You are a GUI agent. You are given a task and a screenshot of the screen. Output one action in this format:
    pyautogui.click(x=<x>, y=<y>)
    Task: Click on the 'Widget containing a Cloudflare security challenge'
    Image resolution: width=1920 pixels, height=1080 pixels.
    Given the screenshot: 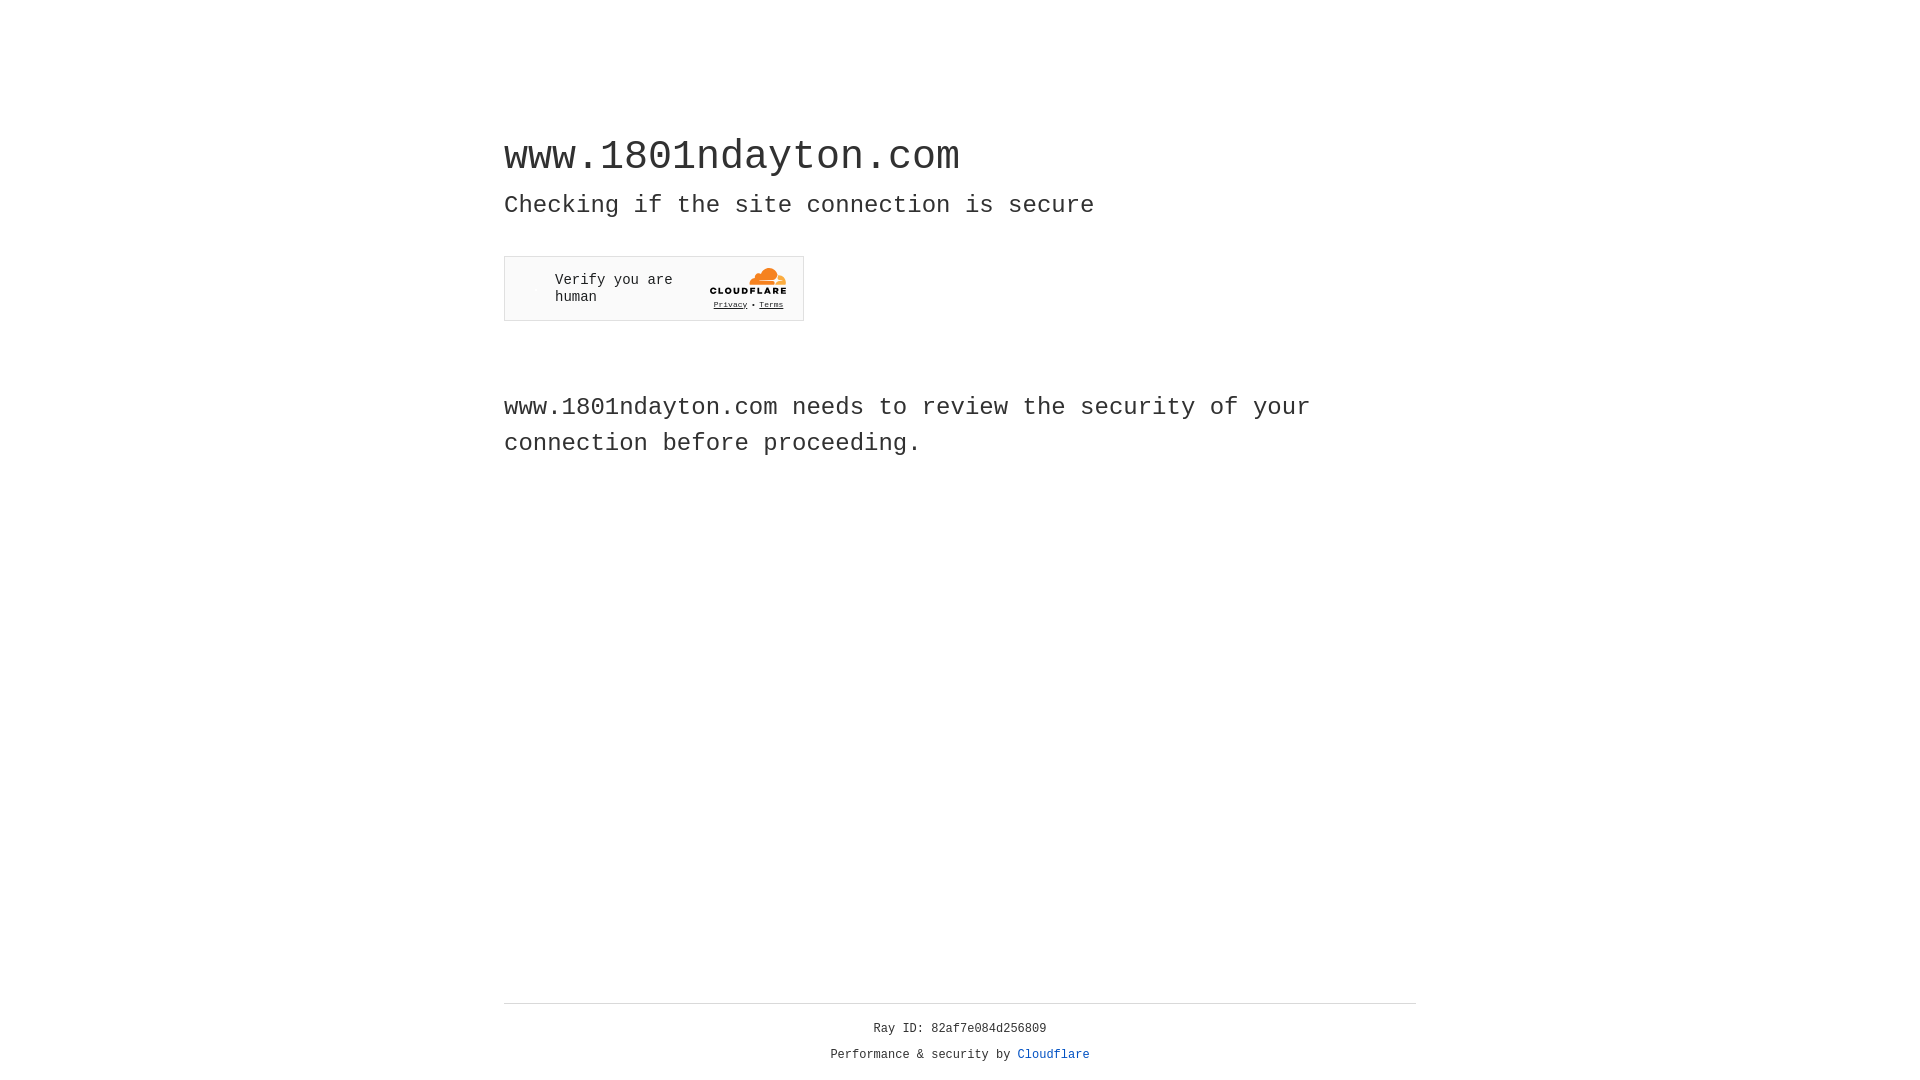 What is the action you would take?
    pyautogui.click(x=653, y=288)
    